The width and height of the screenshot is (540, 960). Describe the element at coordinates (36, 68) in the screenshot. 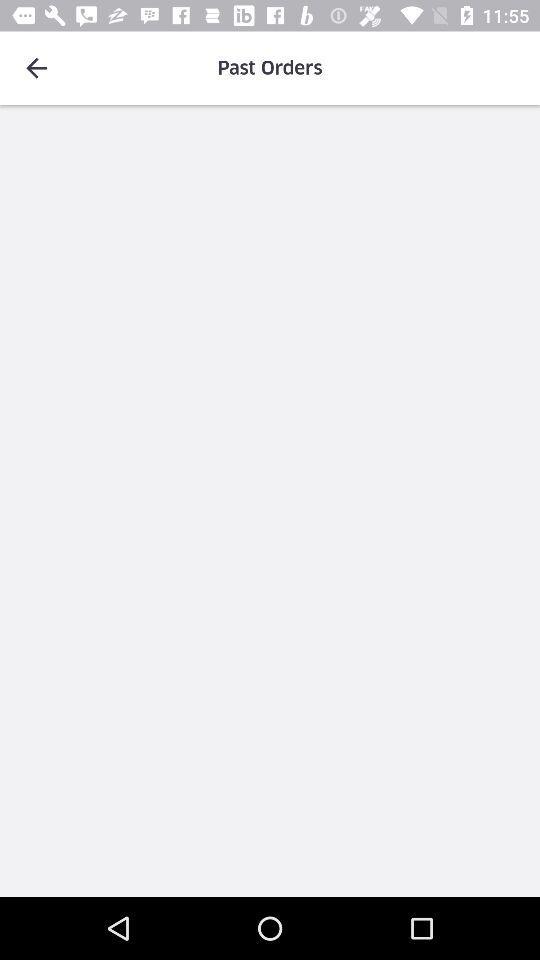

I see `item at the top left corner` at that location.